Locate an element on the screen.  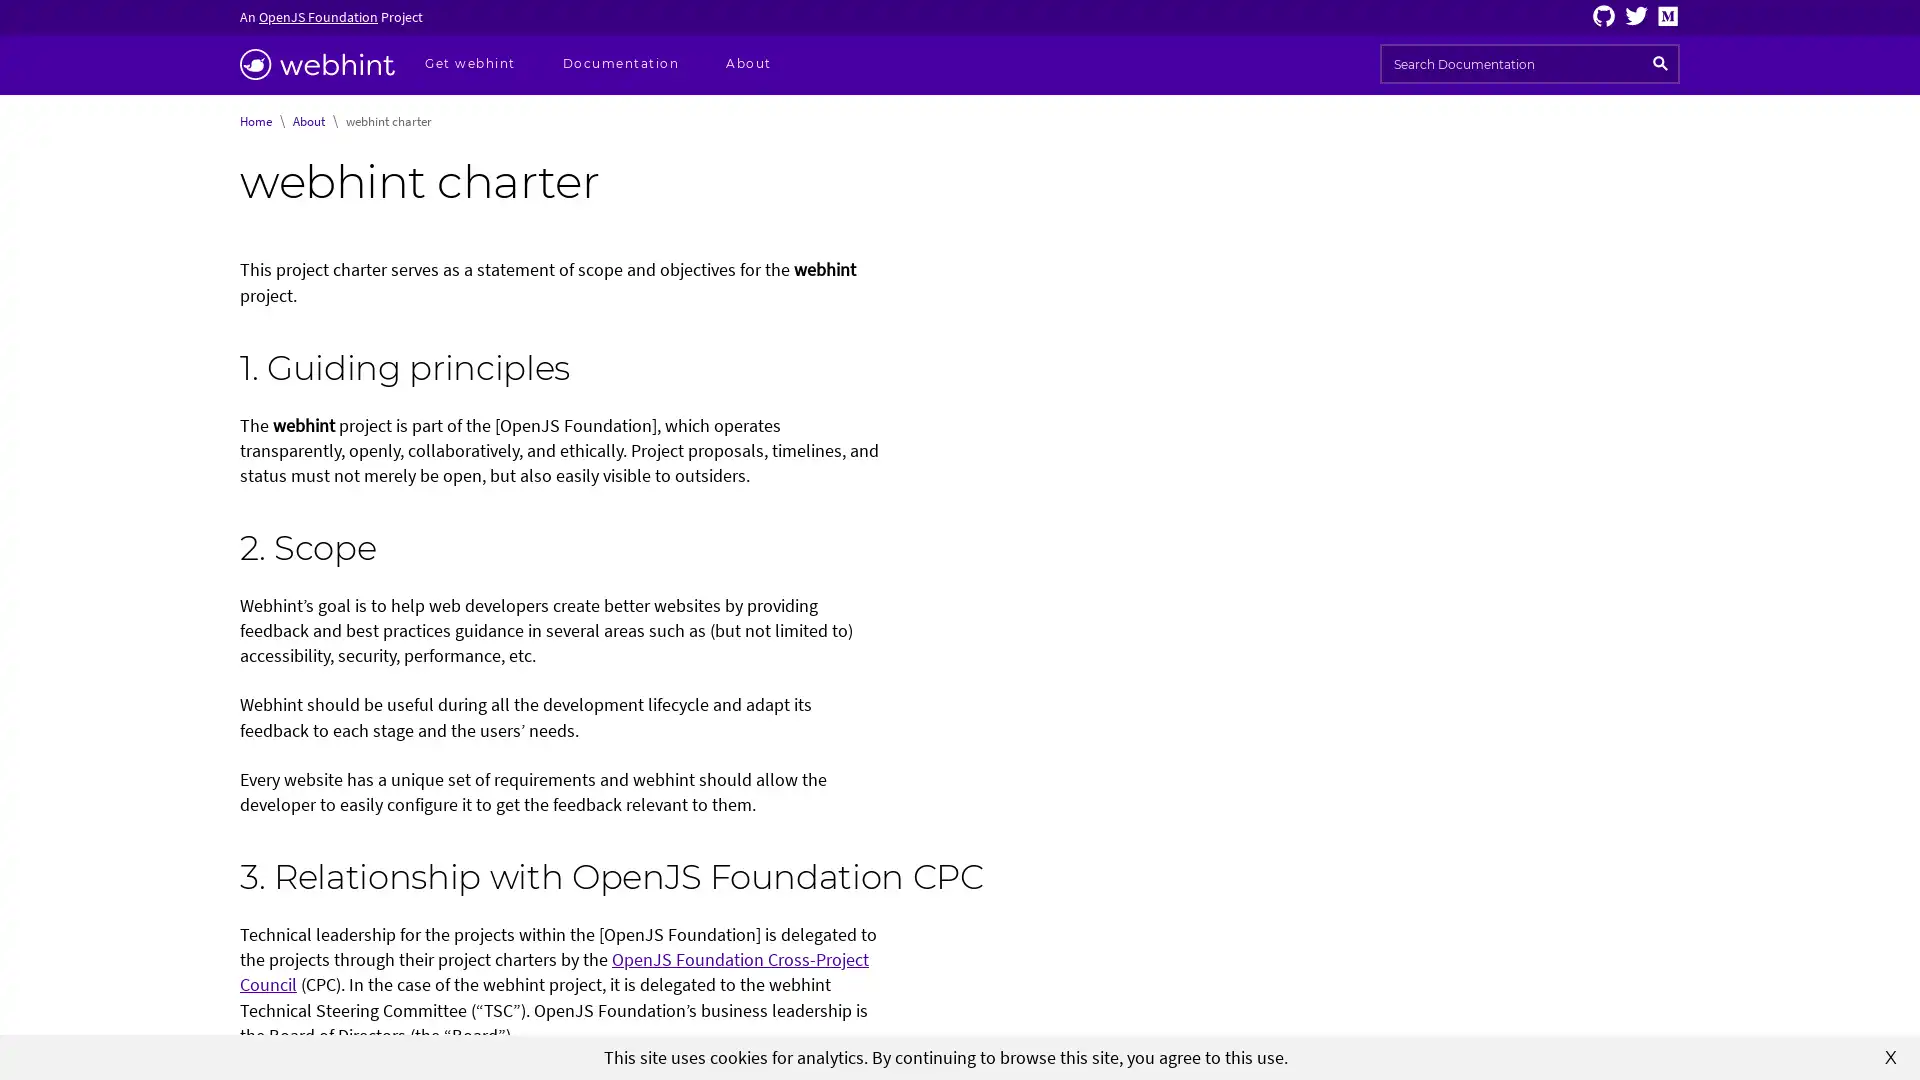
search is located at coordinates (1660, 63).